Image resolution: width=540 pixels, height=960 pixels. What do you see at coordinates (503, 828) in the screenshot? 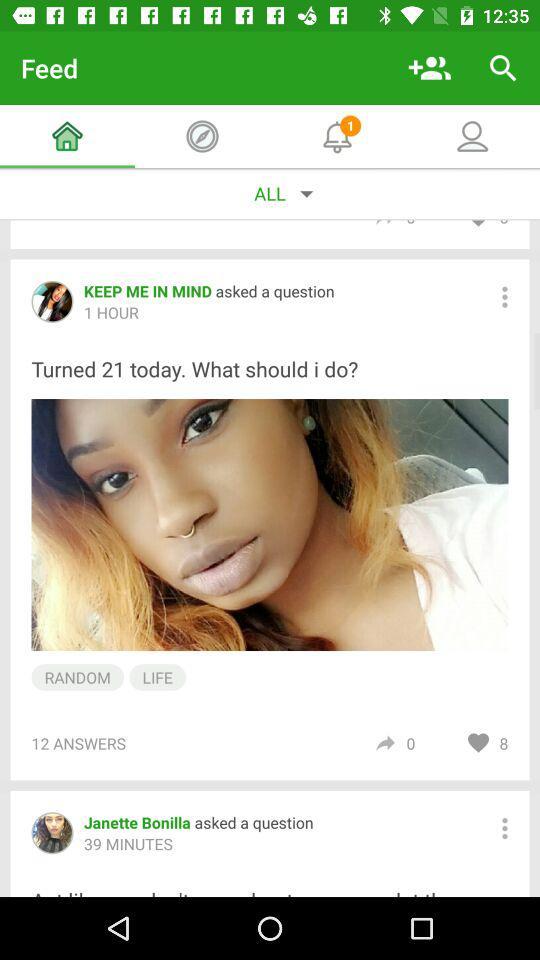
I see `open options` at bounding box center [503, 828].